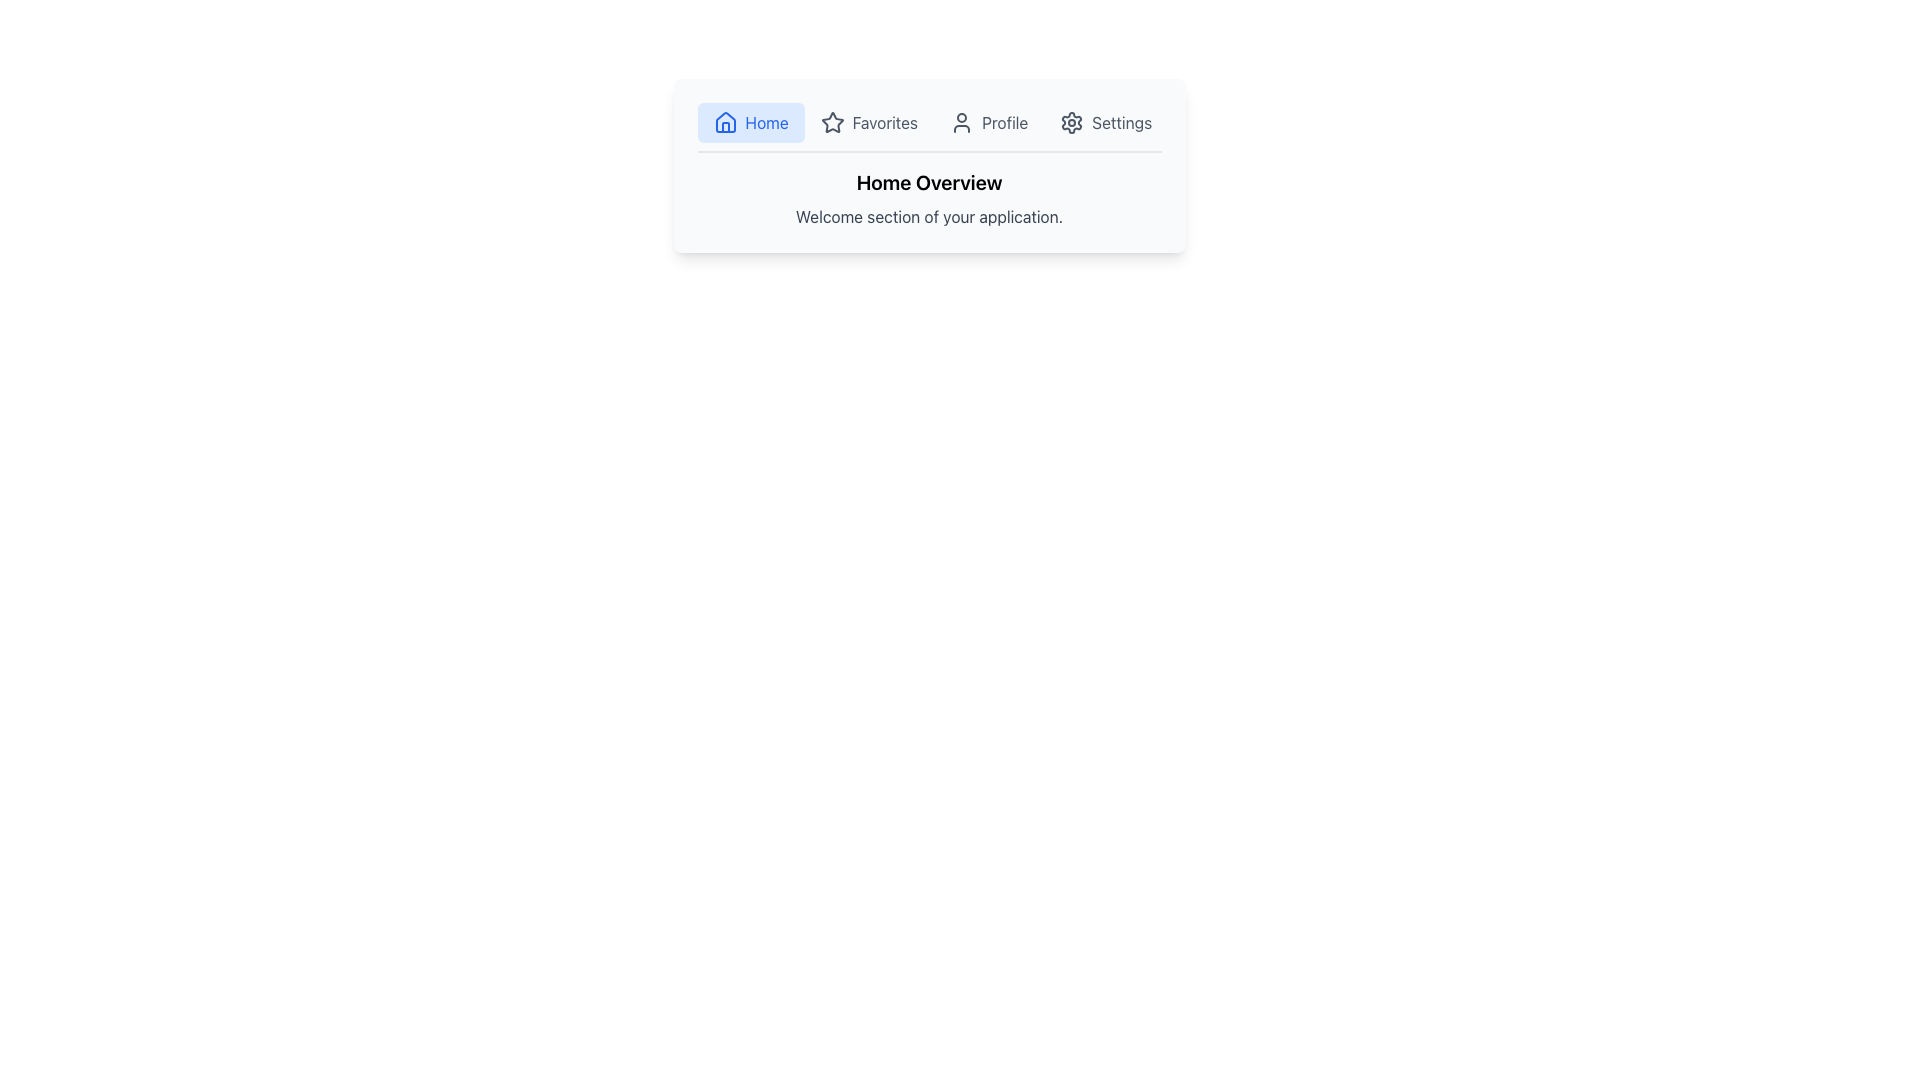 The height and width of the screenshot is (1080, 1920). Describe the element at coordinates (750, 123) in the screenshot. I see `the 'Home' button located at the top left of the navigation bar` at that location.